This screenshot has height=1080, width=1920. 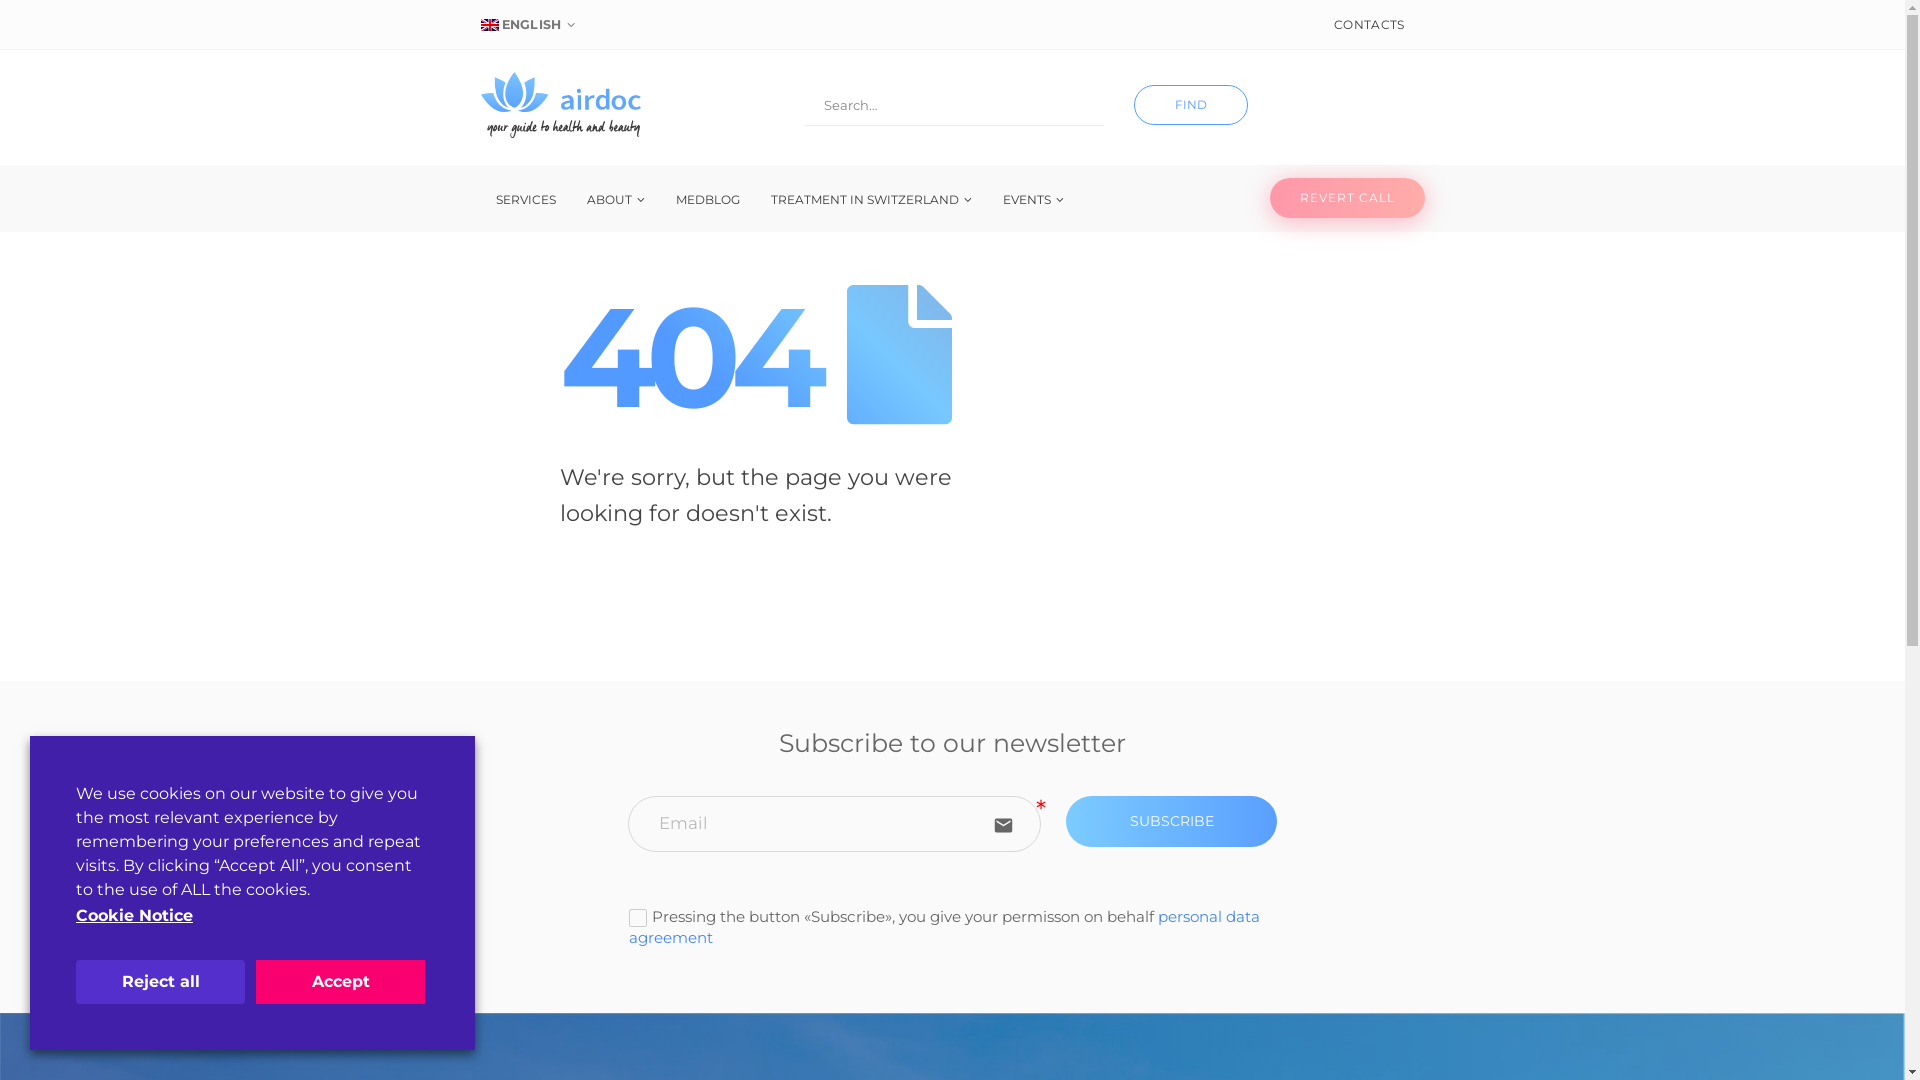 What do you see at coordinates (160, 981) in the screenshot?
I see `'Reject all'` at bounding box center [160, 981].